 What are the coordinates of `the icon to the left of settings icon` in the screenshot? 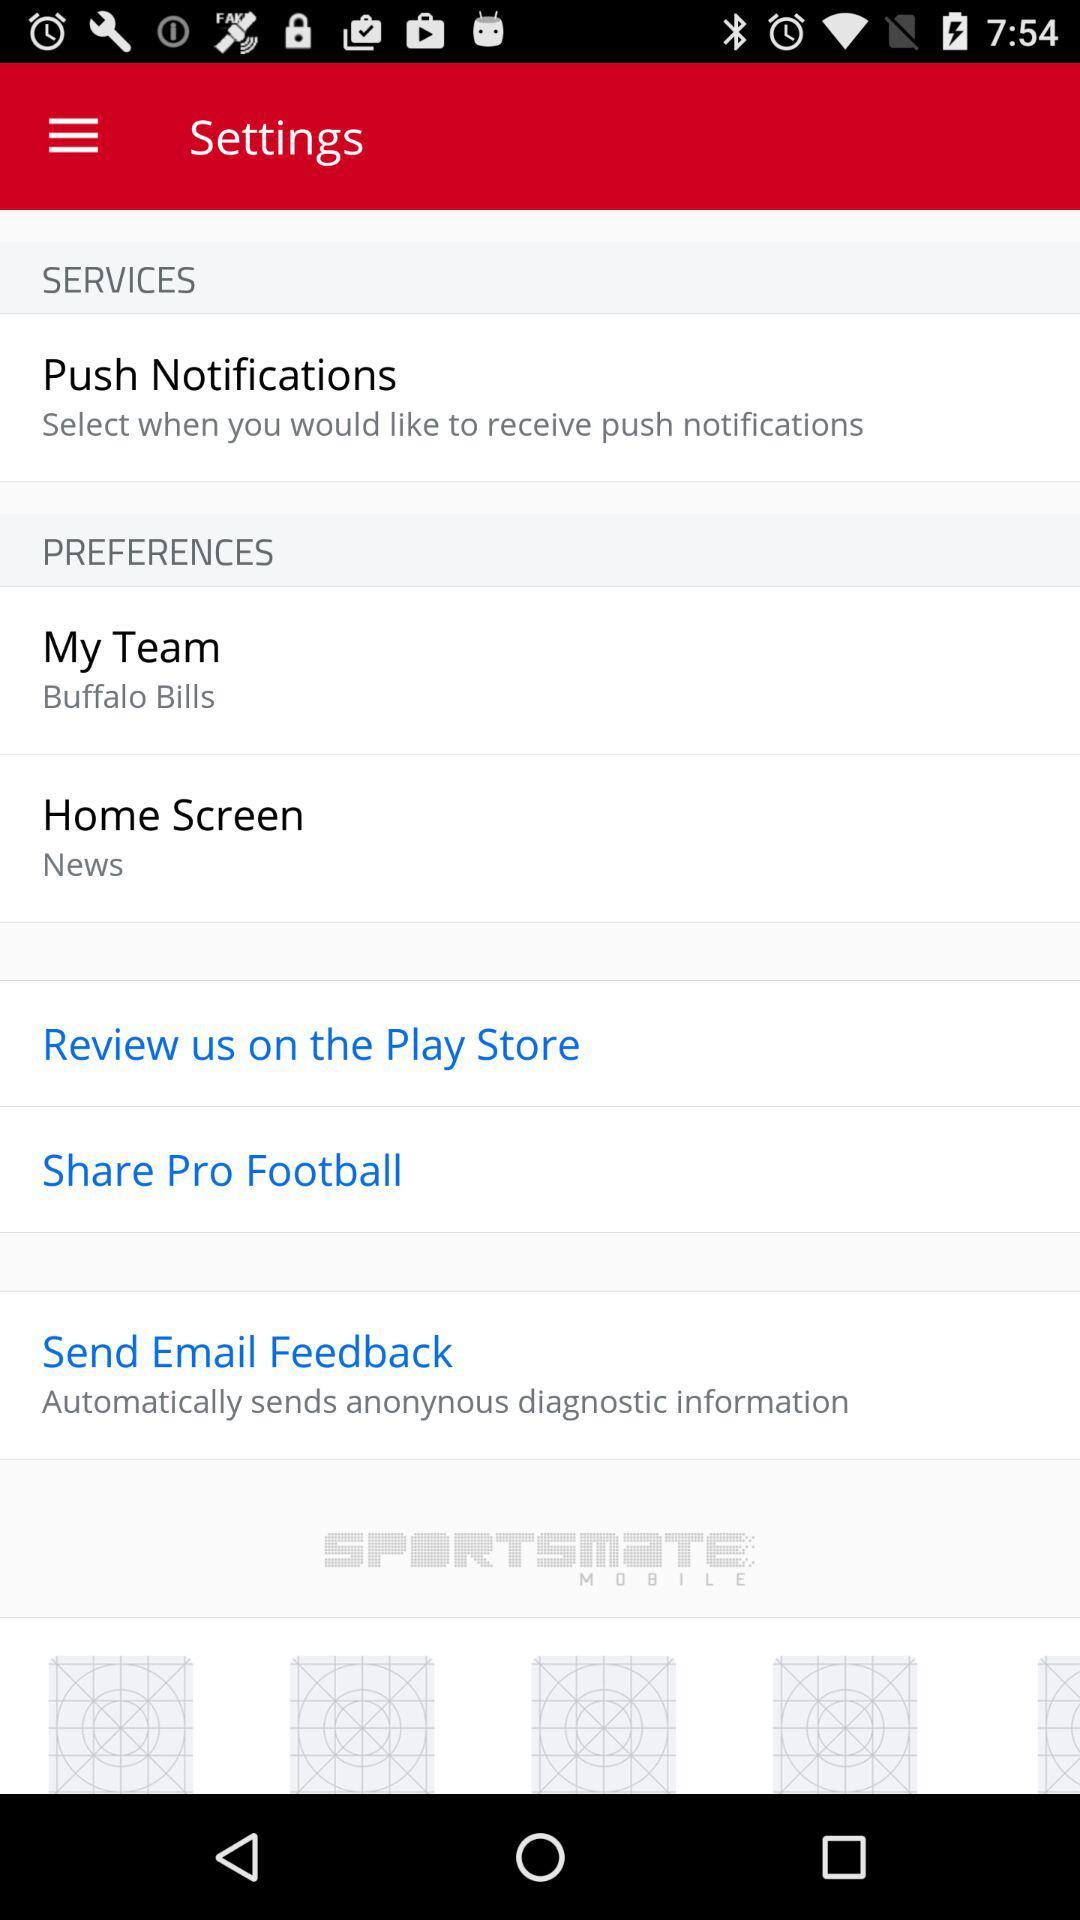 It's located at (72, 135).